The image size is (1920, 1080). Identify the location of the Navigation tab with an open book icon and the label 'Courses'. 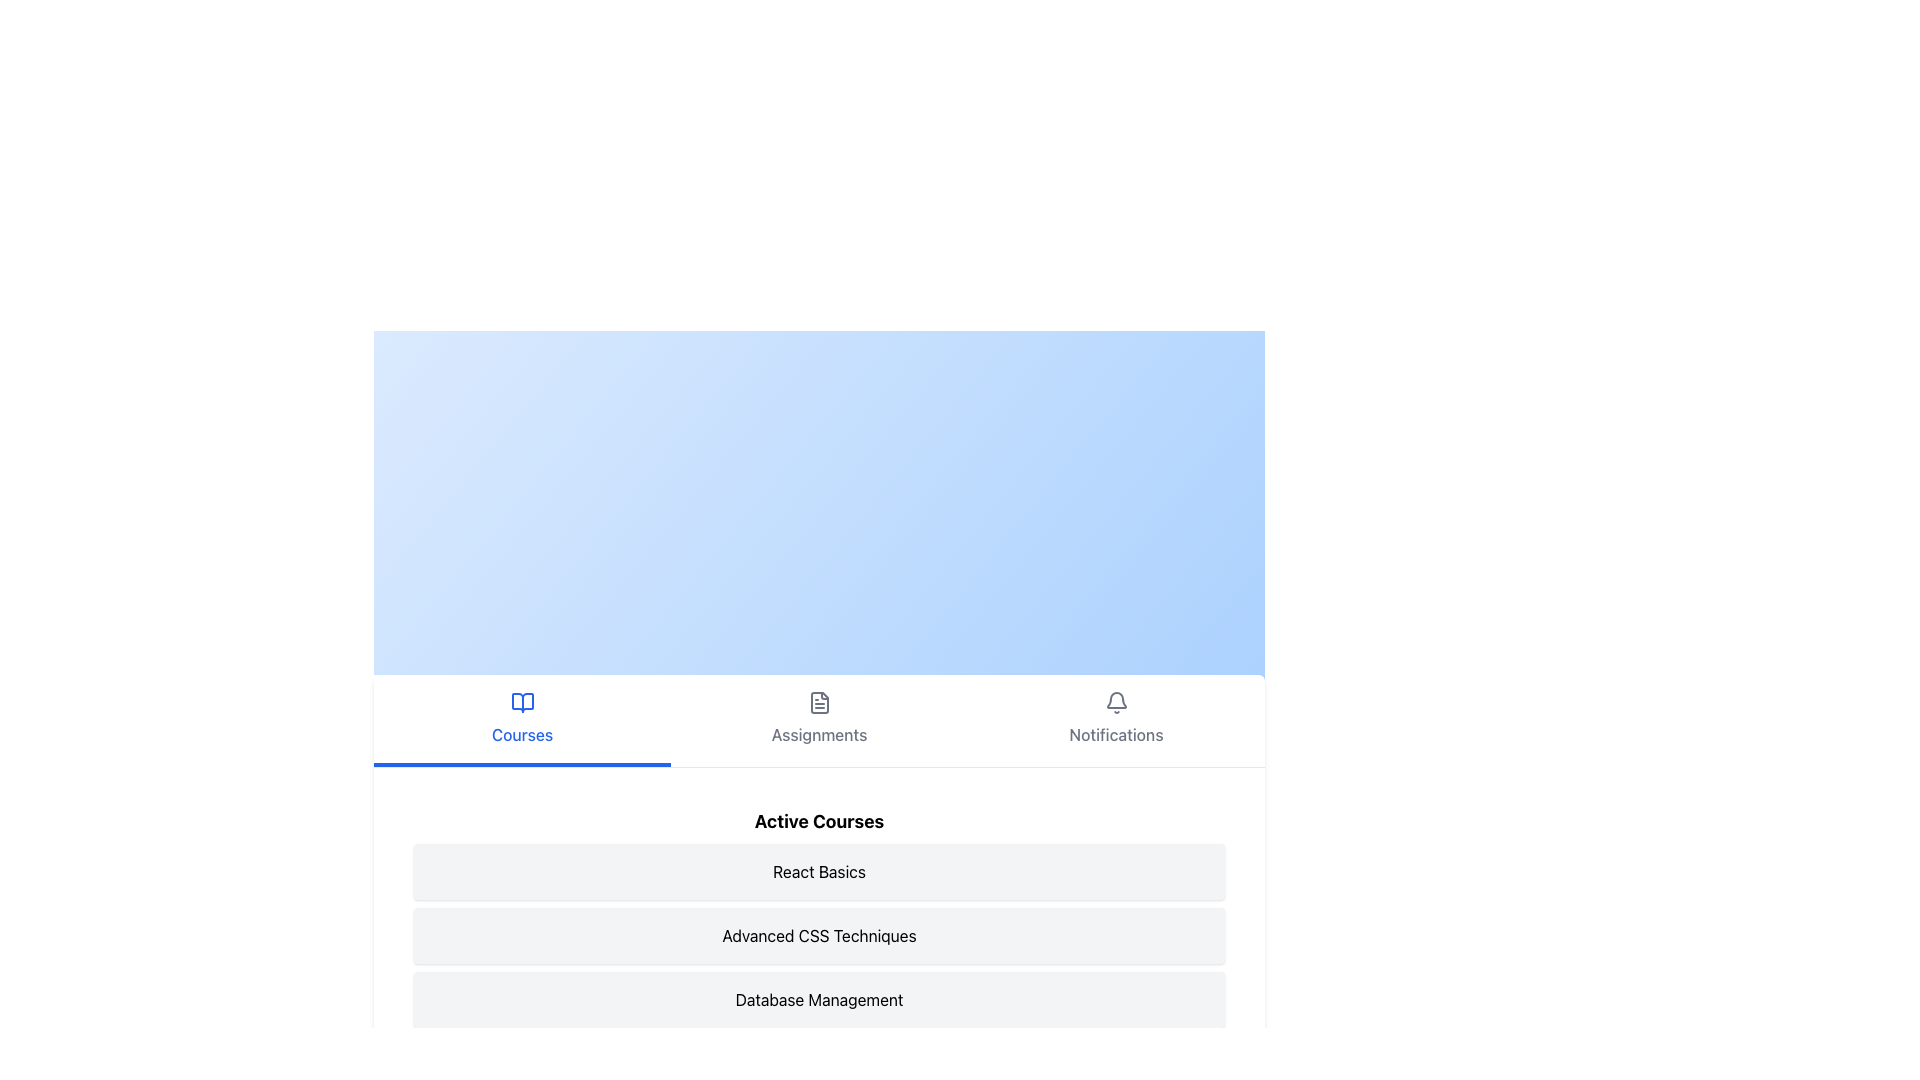
(522, 717).